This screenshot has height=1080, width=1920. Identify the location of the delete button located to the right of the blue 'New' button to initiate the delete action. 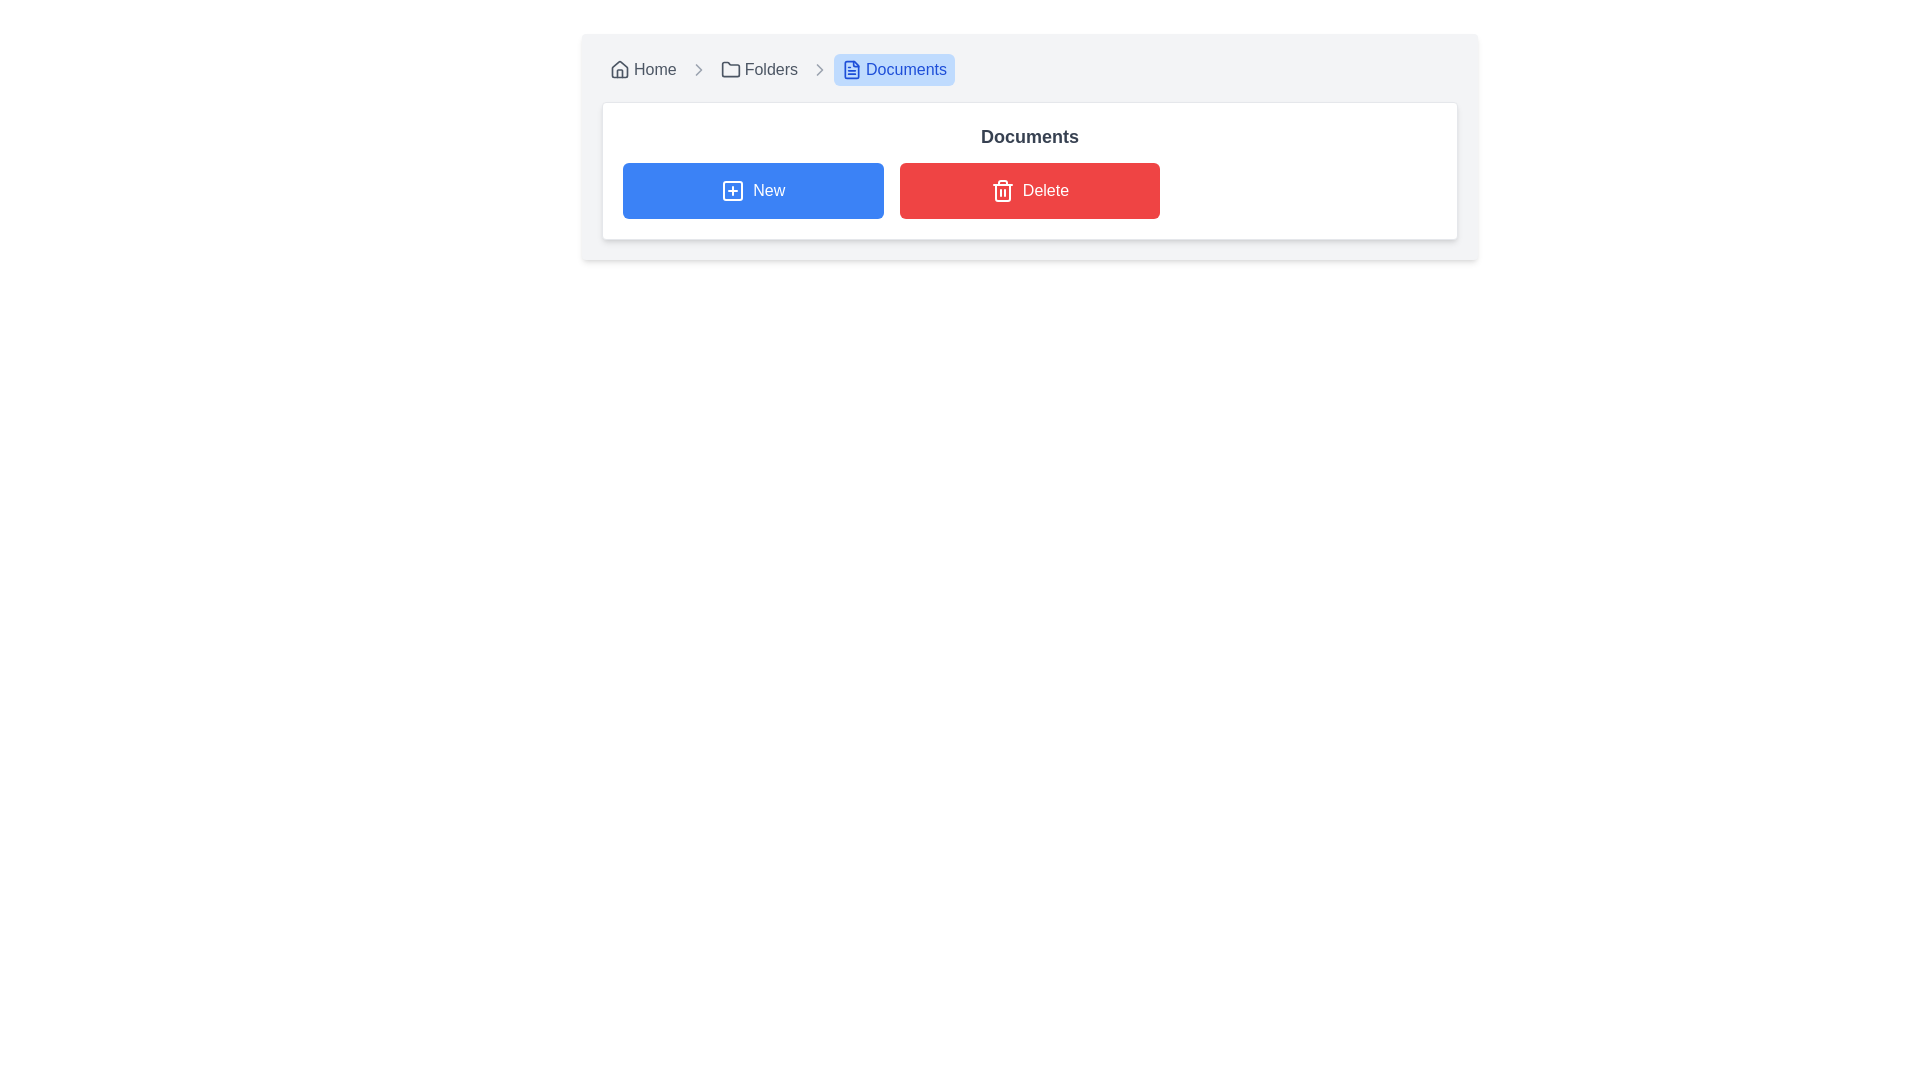
(1030, 191).